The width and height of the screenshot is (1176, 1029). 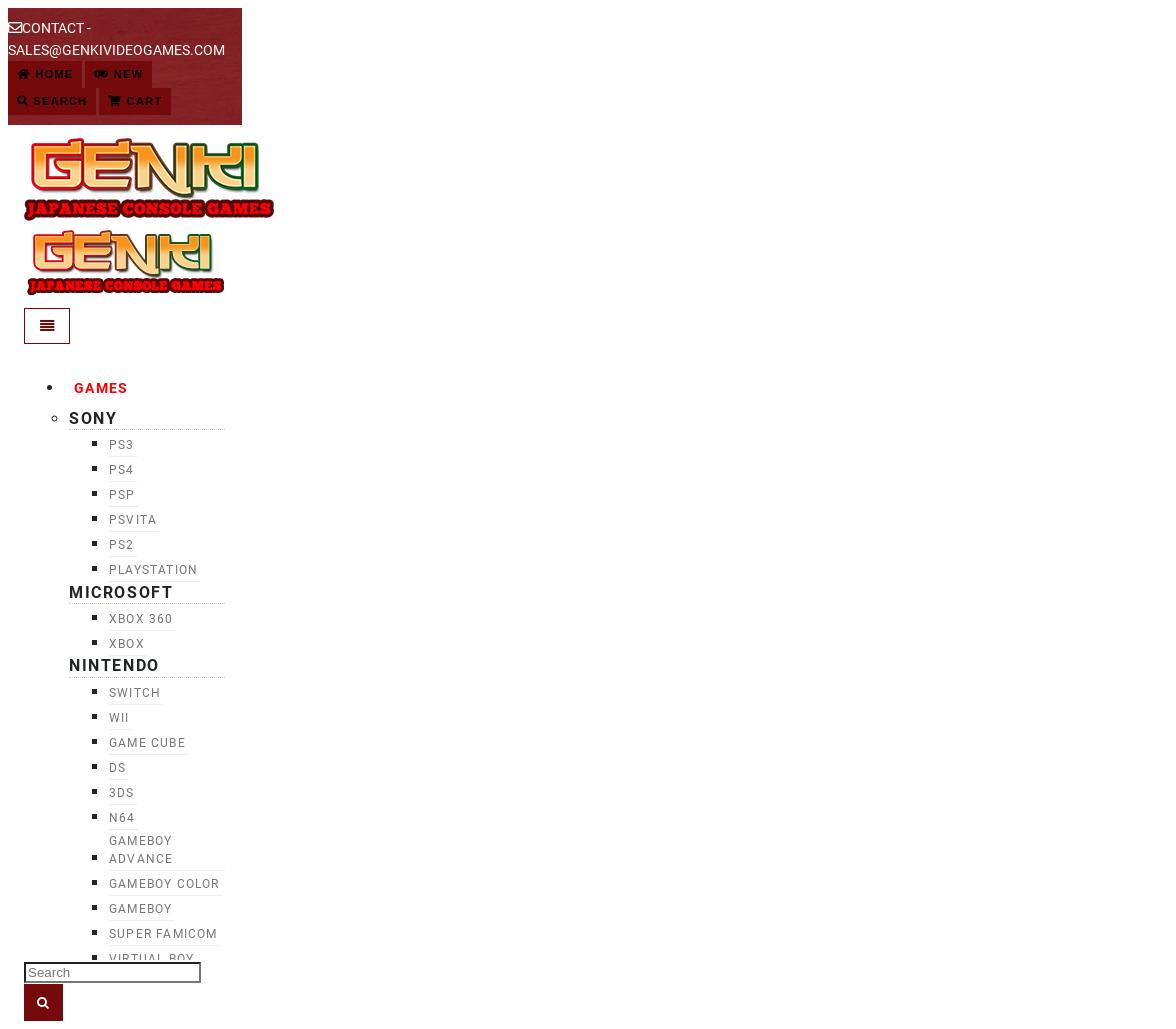 I want to click on 'Home', so click(x=51, y=73).